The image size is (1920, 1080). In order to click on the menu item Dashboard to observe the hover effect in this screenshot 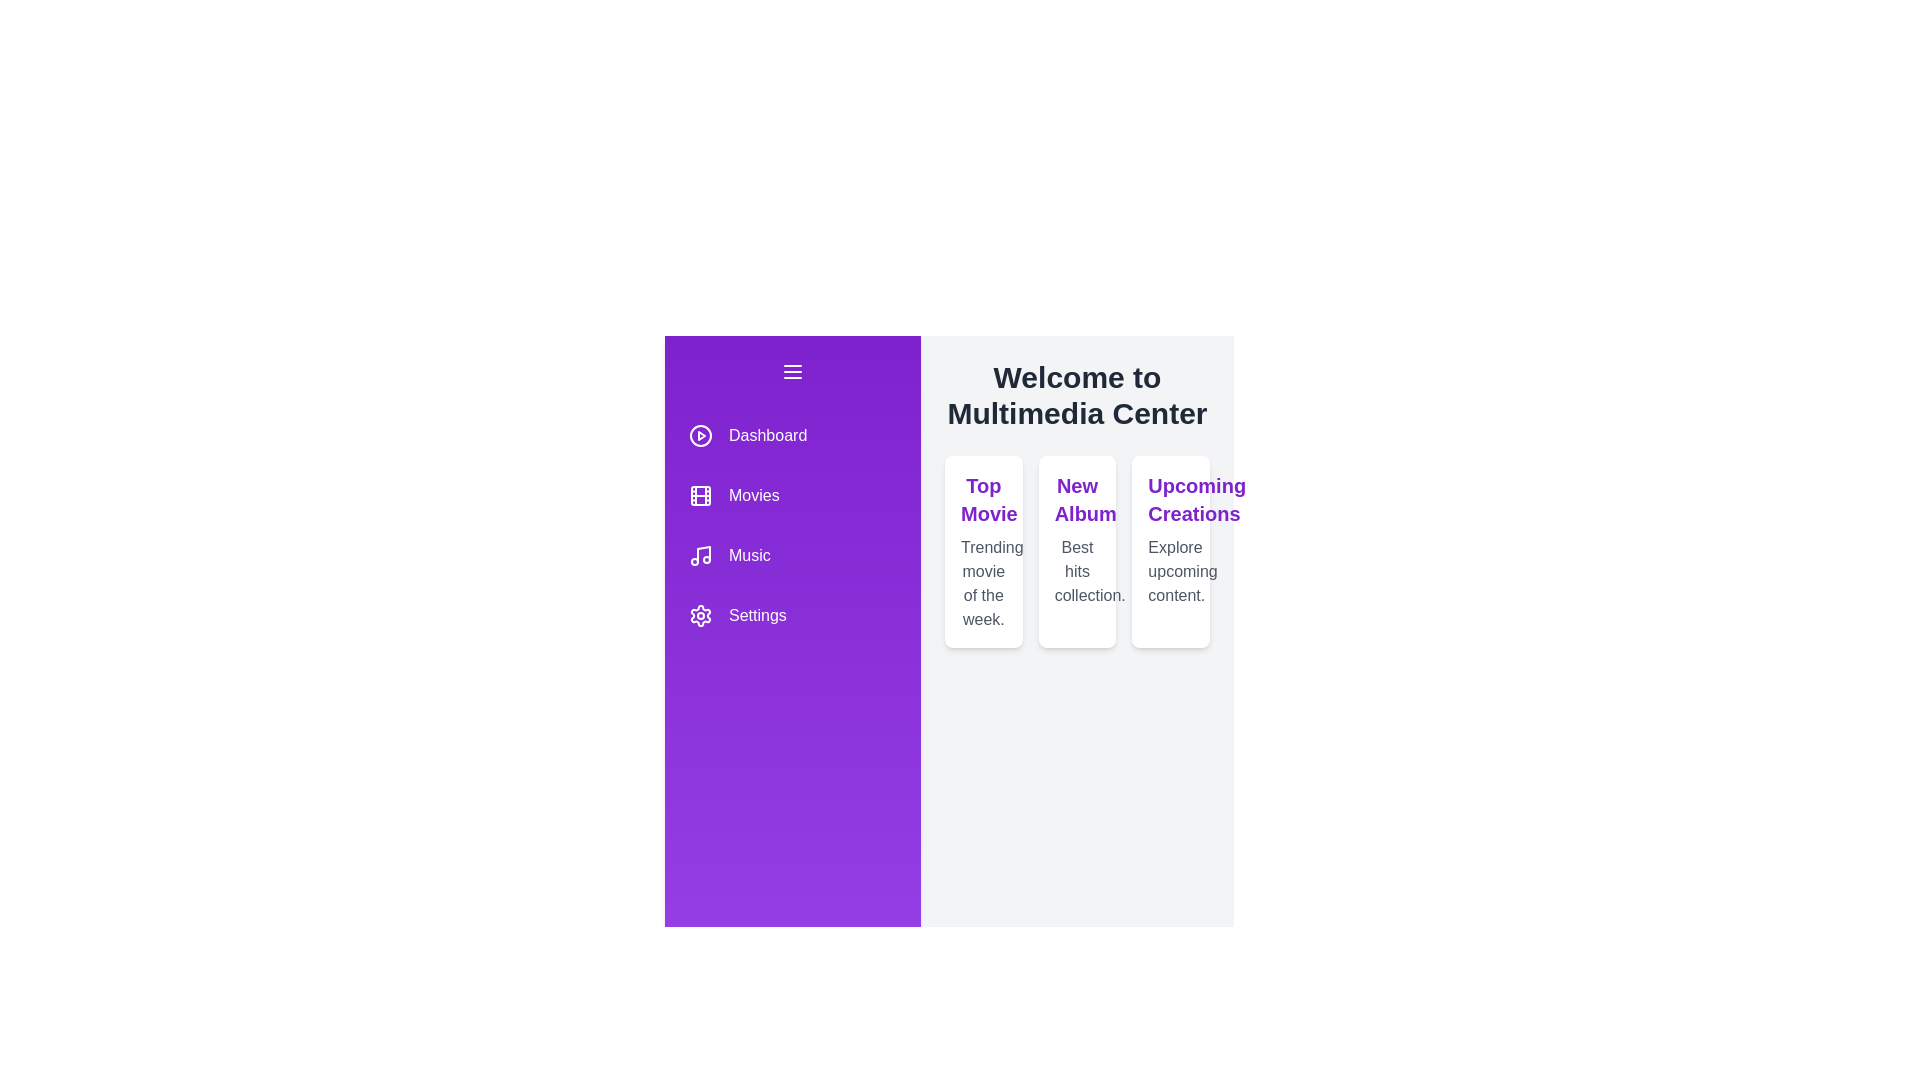, I will do `click(791, 434)`.